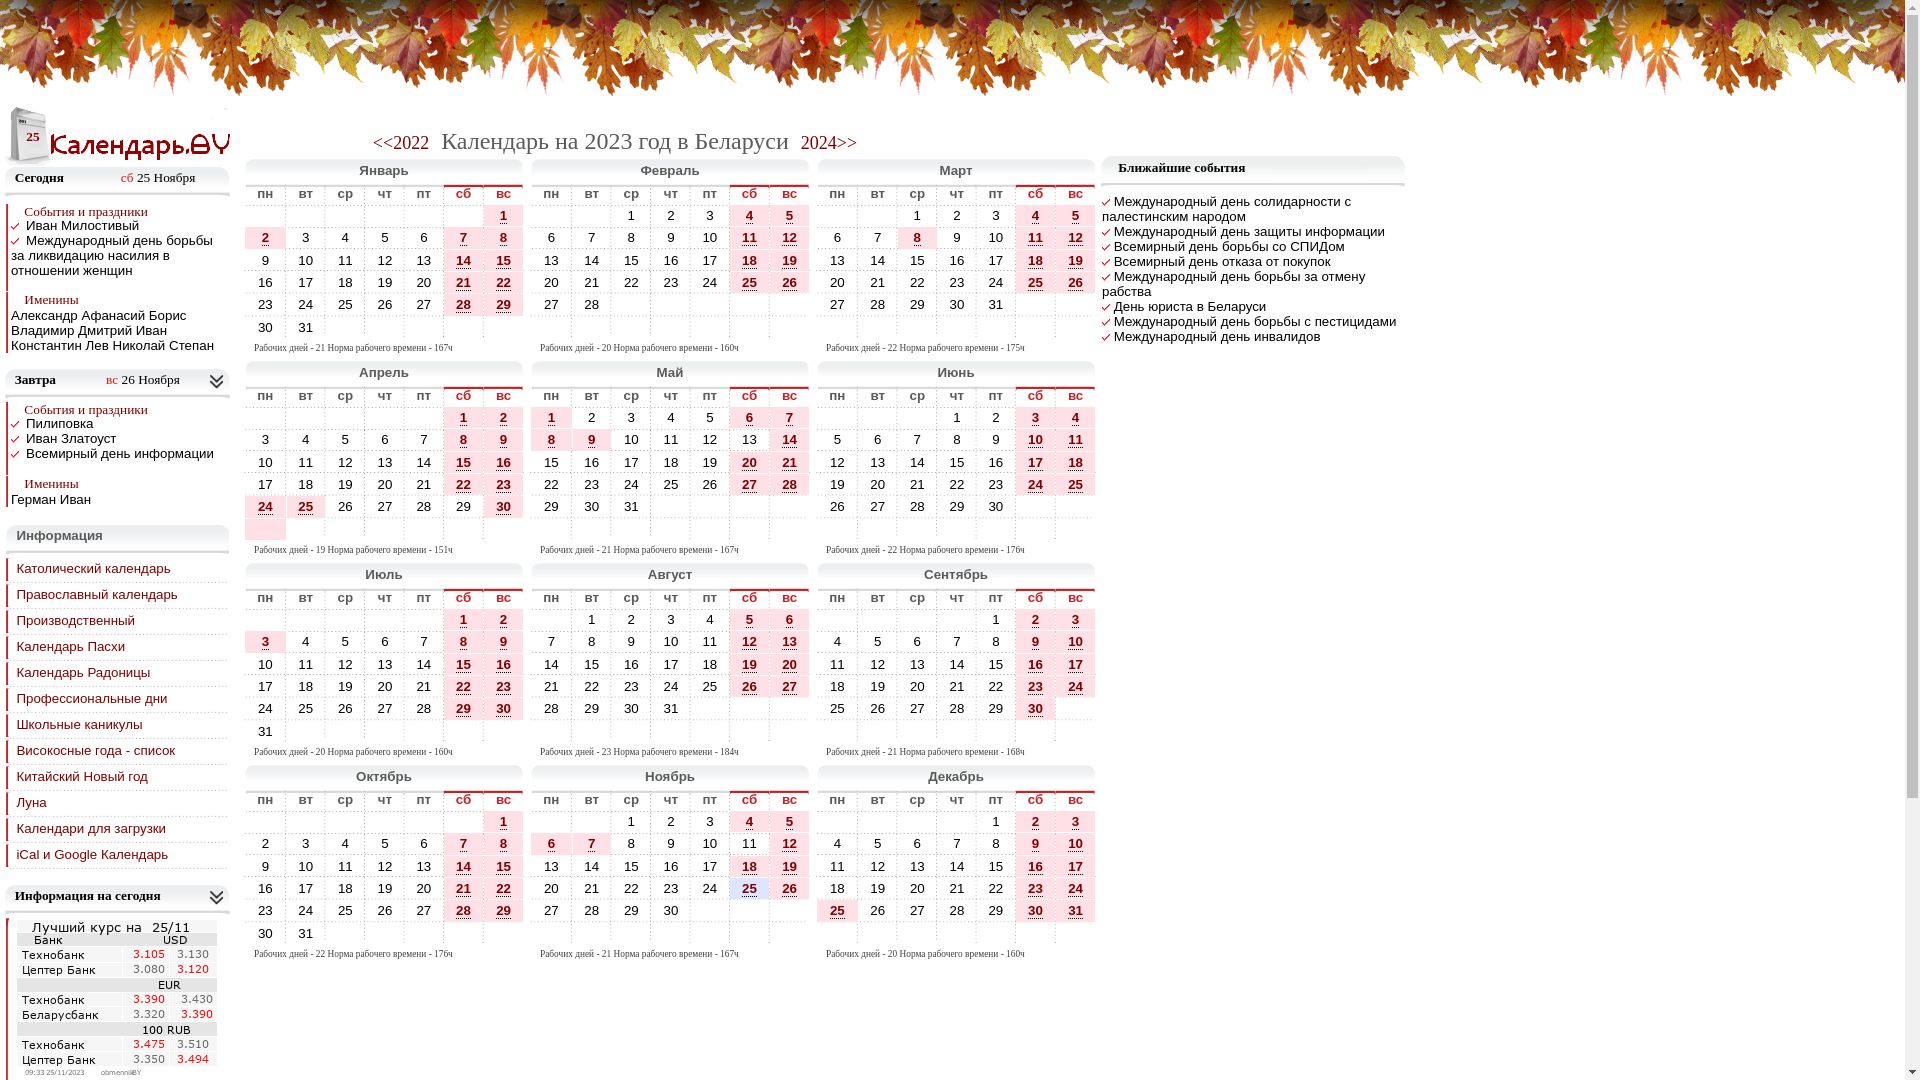 The image size is (1920, 1080). What do you see at coordinates (365, 236) in the screenshot?
I see `'5'` at bounding box center [365, 236].